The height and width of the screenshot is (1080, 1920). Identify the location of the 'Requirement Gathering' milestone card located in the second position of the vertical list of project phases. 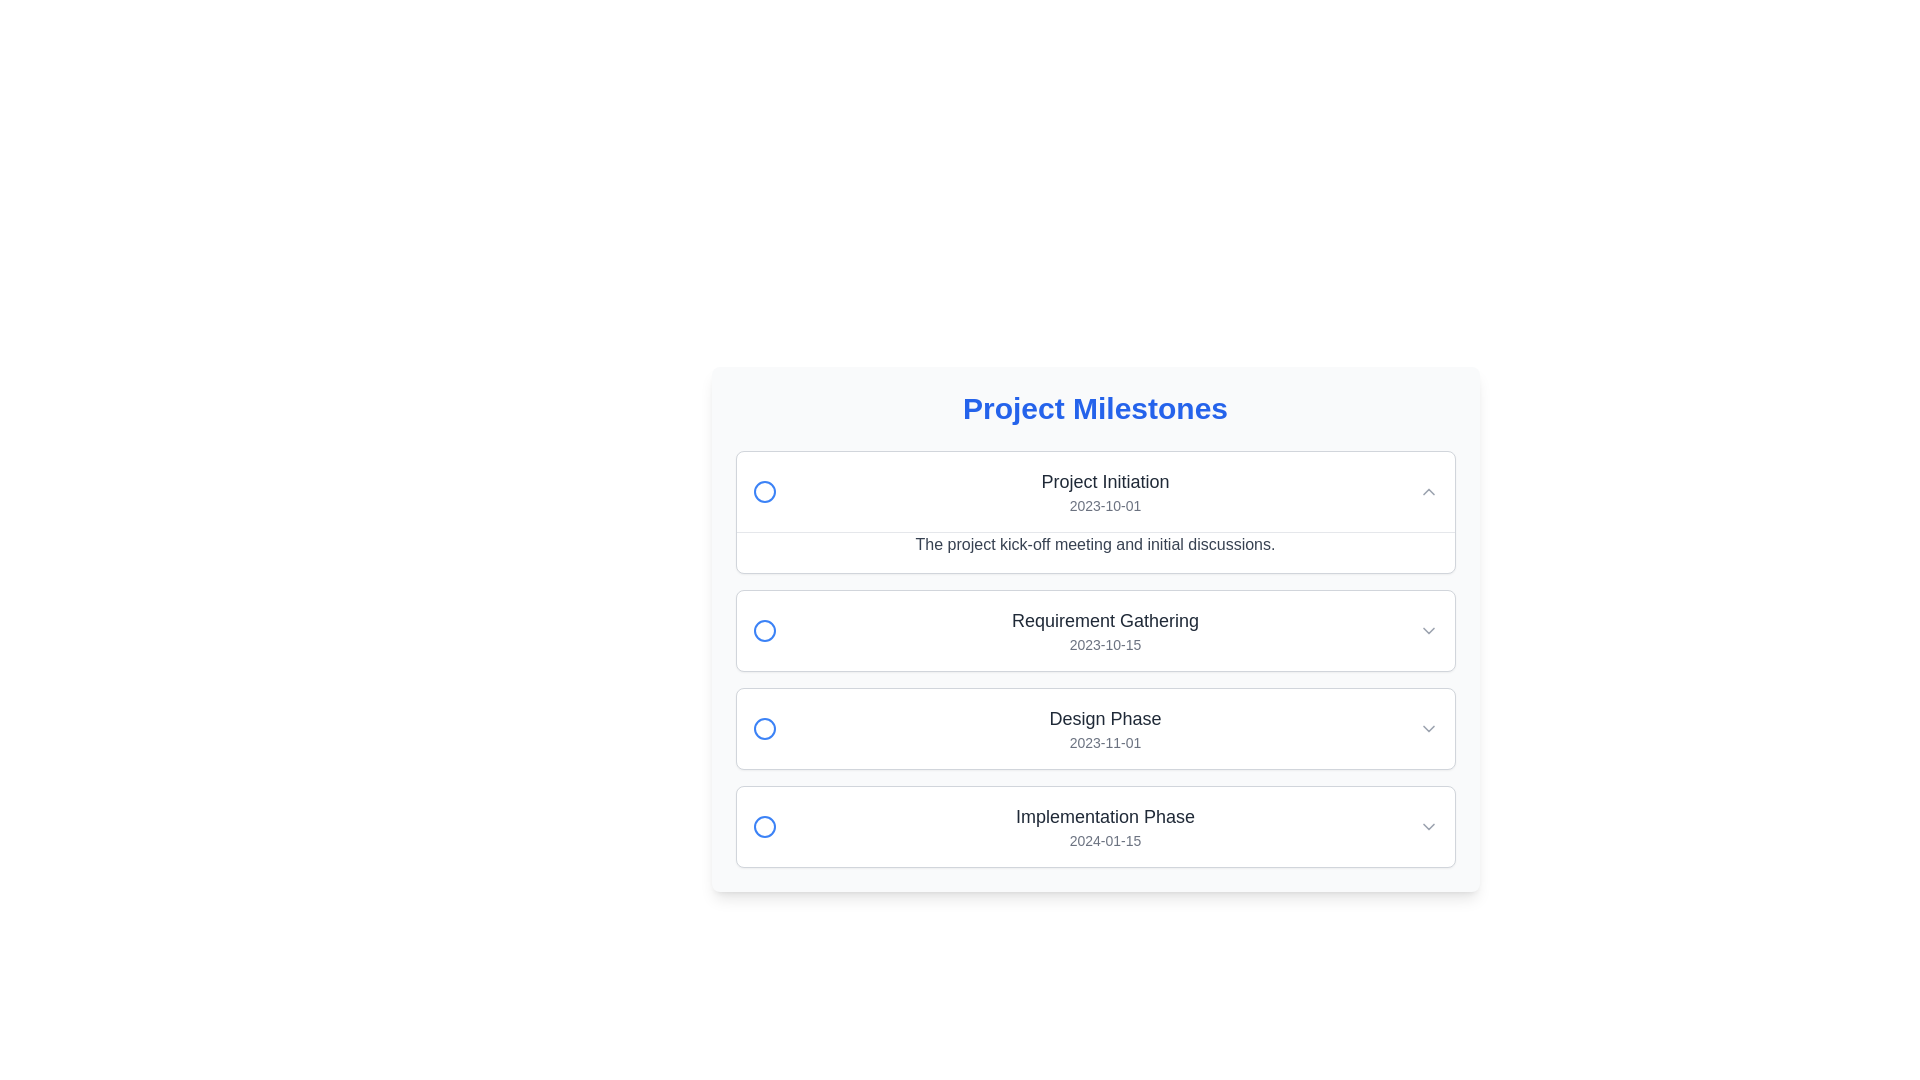
(1094, 659).